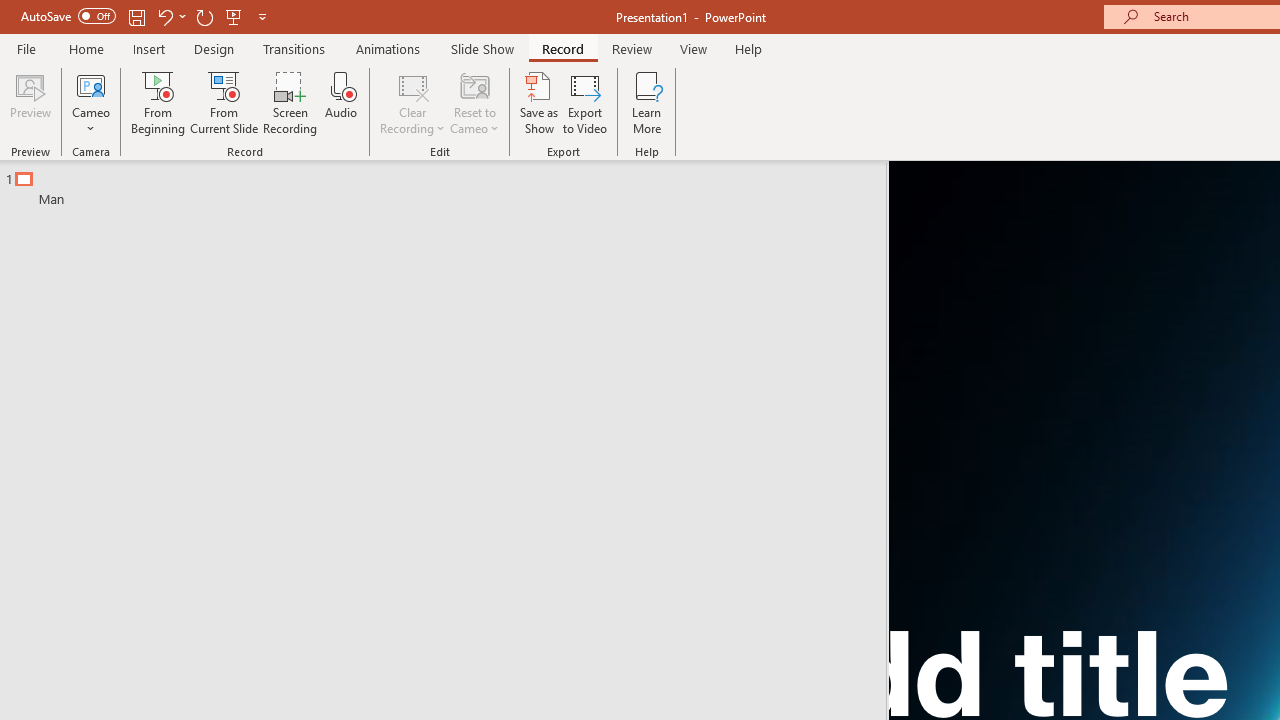 This screenshot has height=720, width=1280. I want to click on 'From Beginning...', so click(157, 103).